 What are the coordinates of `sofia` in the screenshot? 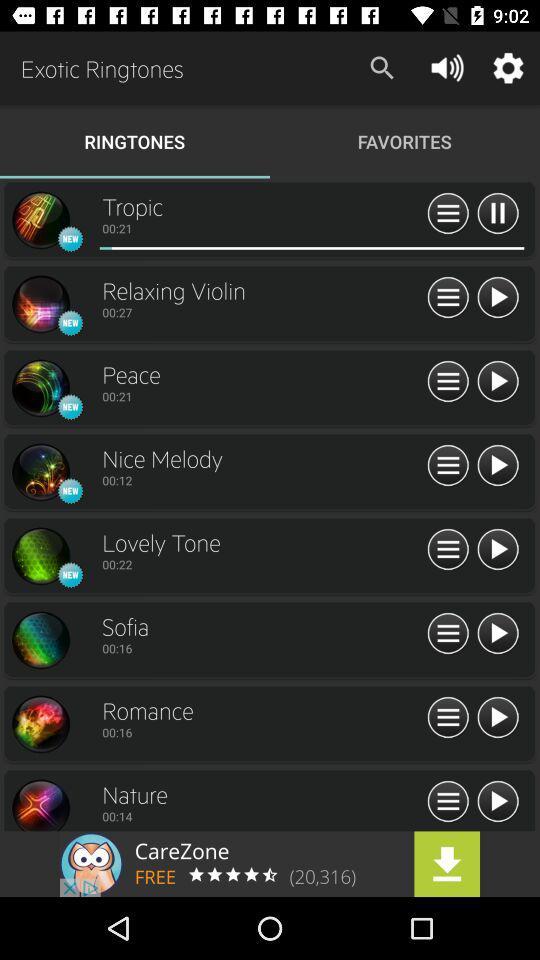 It's located at (262, 625).